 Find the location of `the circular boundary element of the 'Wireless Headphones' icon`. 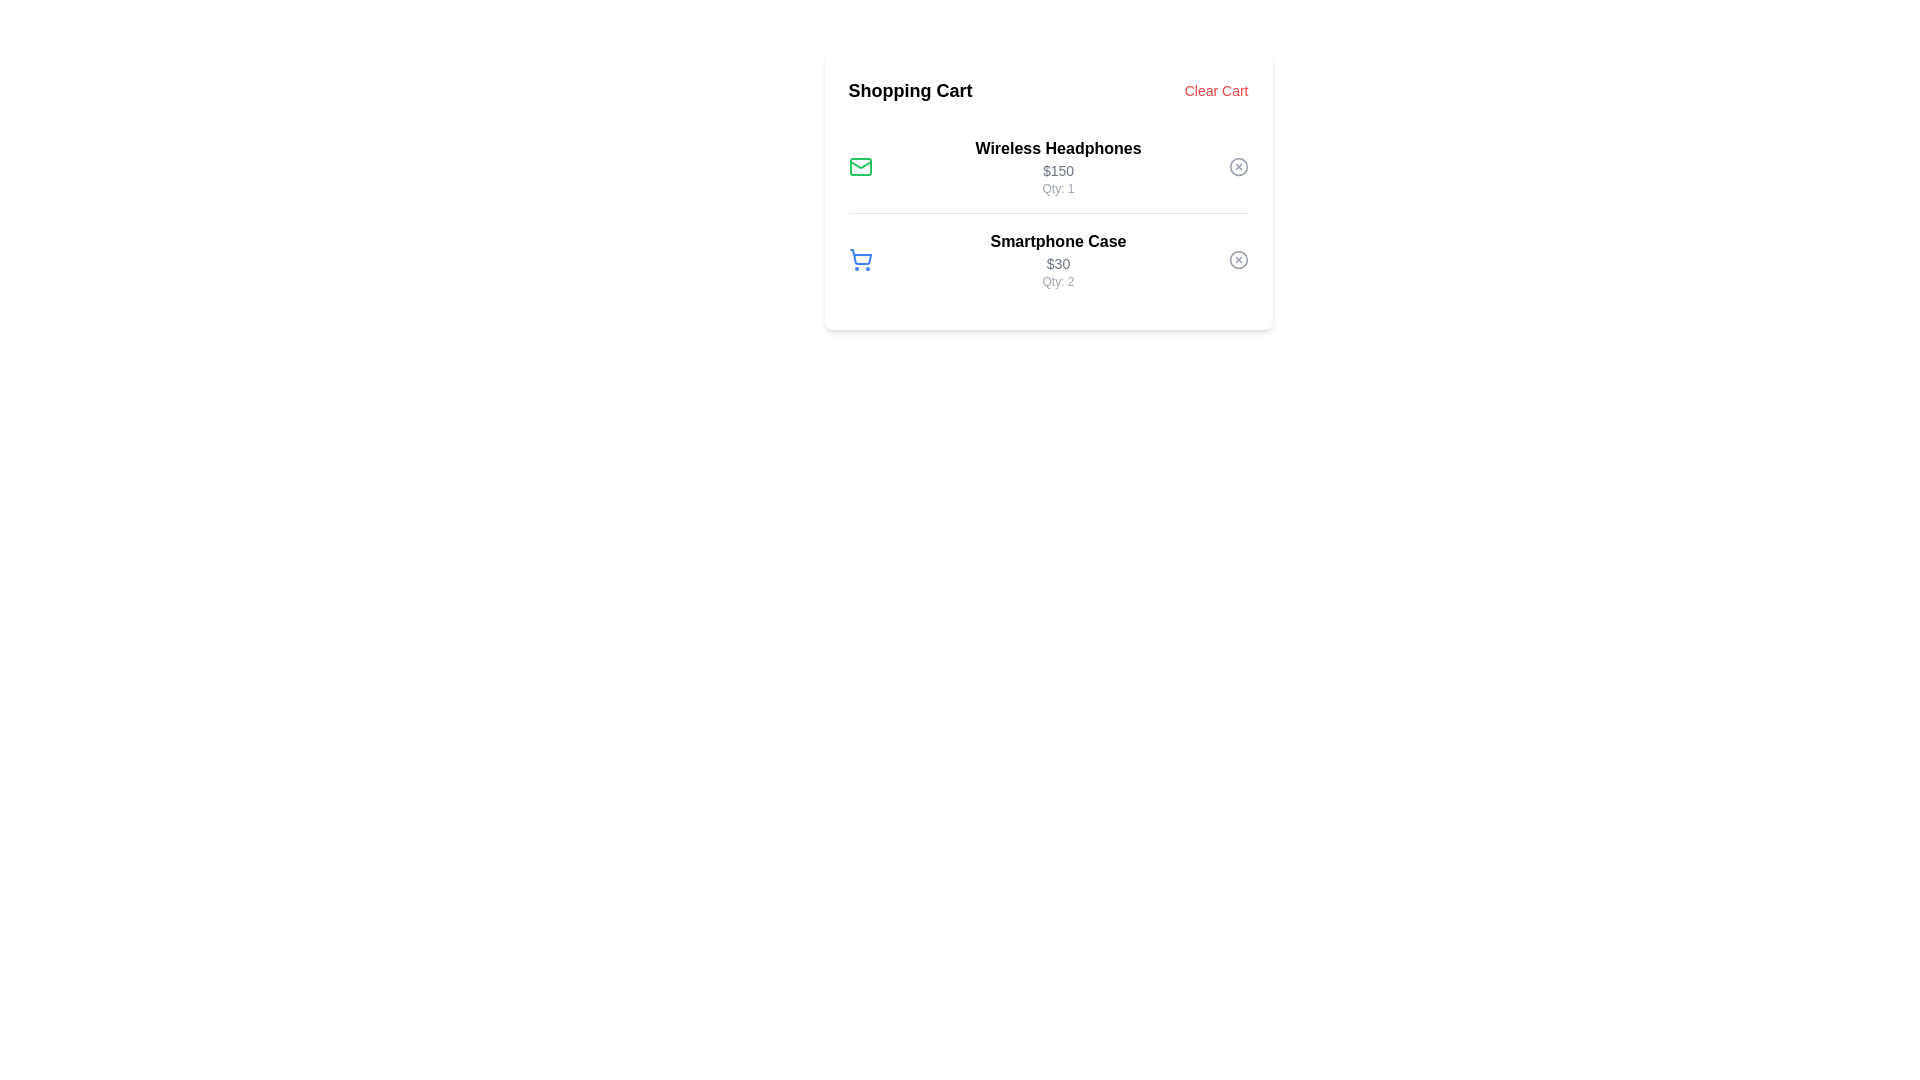

the circular boundary element of the 'Wireless Headphones' icon is located at coordinates (1237, 165).